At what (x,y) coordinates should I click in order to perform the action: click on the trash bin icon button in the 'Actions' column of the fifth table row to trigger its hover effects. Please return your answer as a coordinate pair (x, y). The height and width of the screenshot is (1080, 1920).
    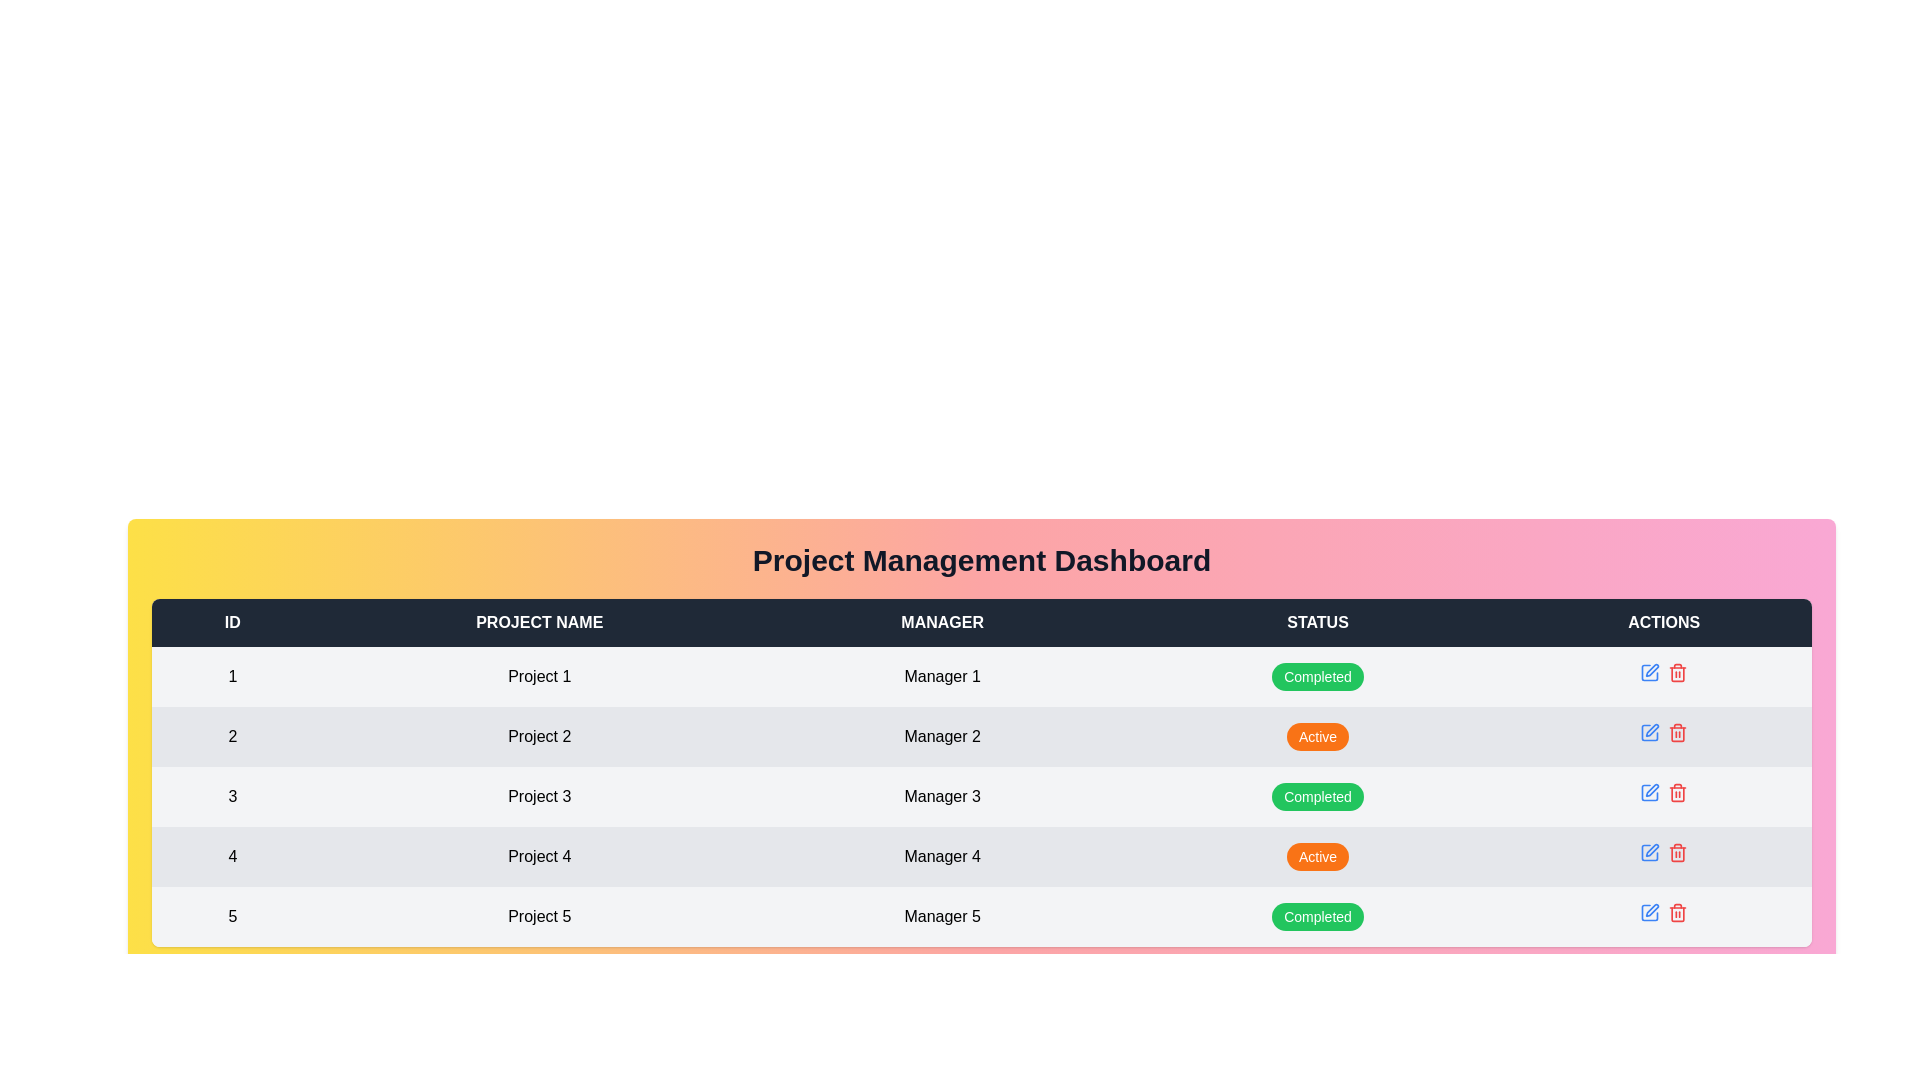
    Looking at the image, I should click on (1678, 913).